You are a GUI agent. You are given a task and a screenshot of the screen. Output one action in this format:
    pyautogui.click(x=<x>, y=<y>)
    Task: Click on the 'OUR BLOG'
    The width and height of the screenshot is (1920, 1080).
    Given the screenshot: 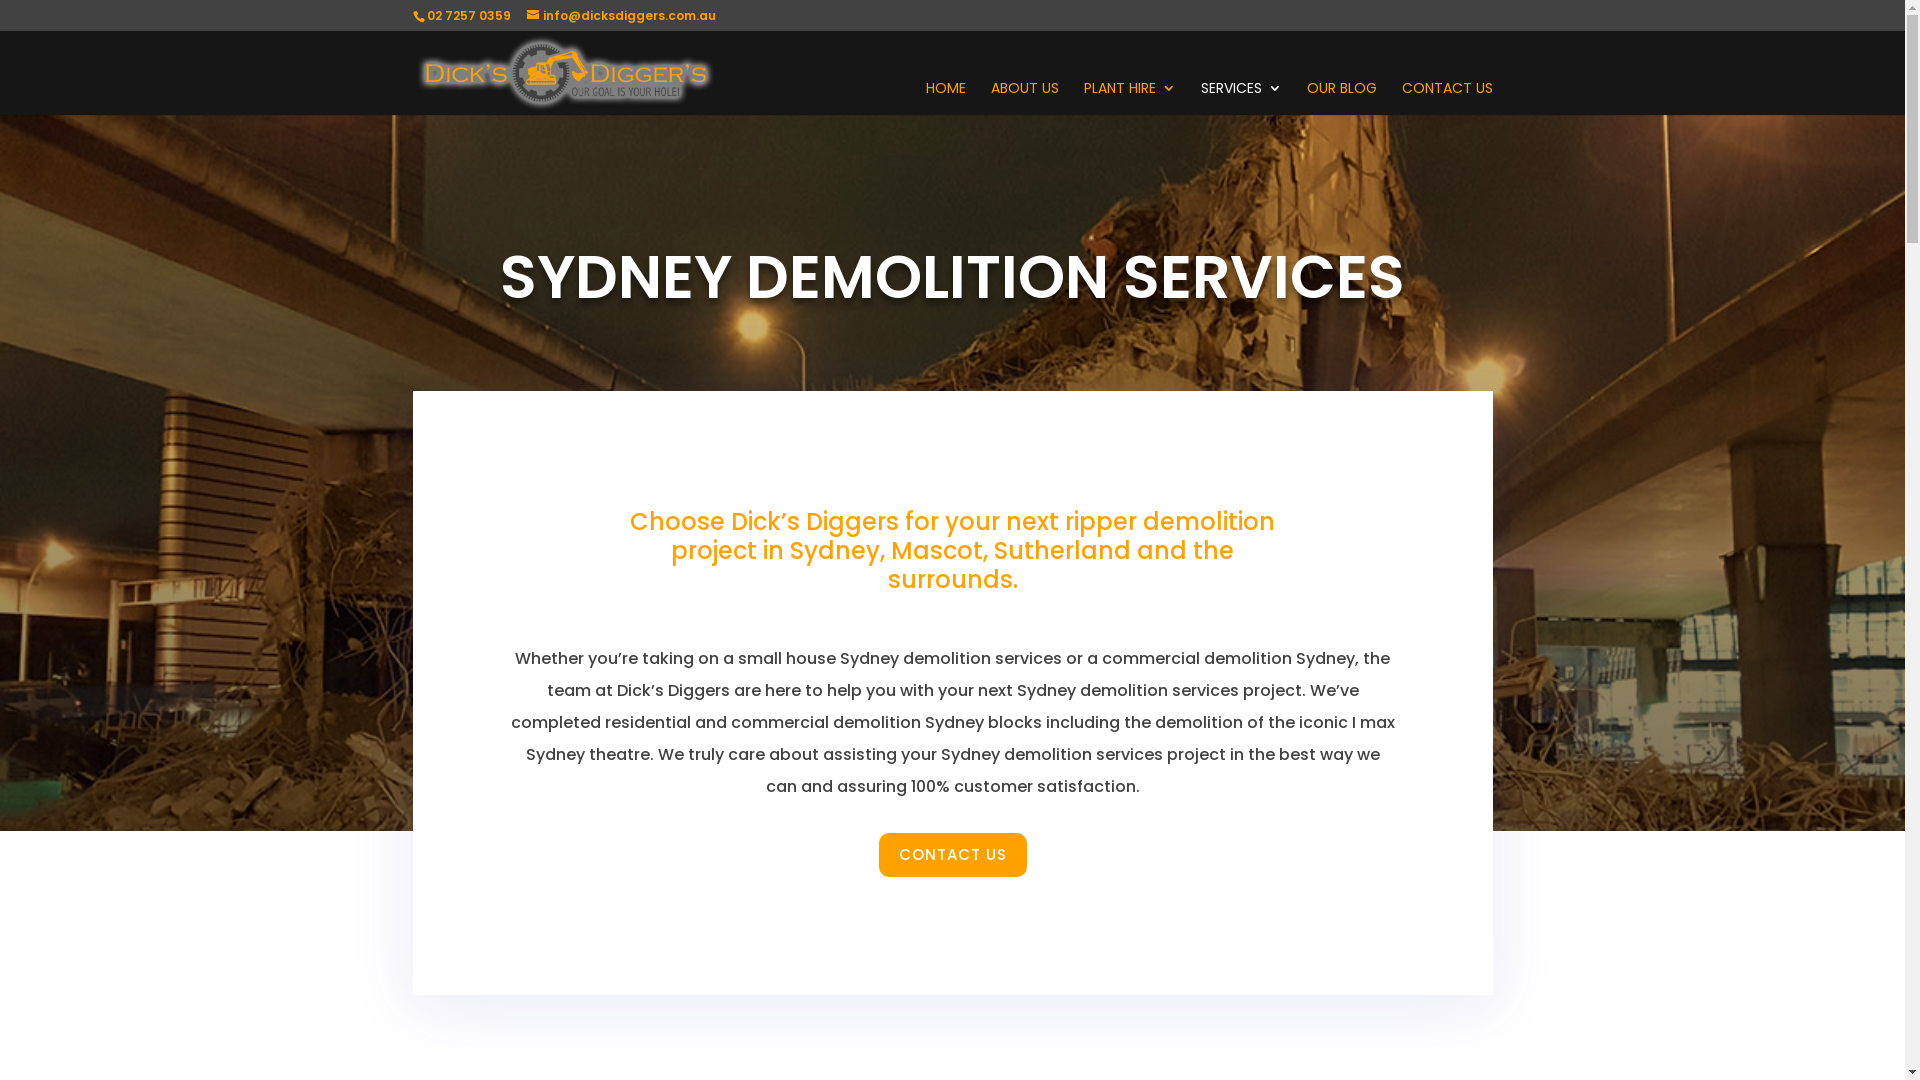 What is the action you would take?
    pyautogui.click(x=1305, y=97)
    